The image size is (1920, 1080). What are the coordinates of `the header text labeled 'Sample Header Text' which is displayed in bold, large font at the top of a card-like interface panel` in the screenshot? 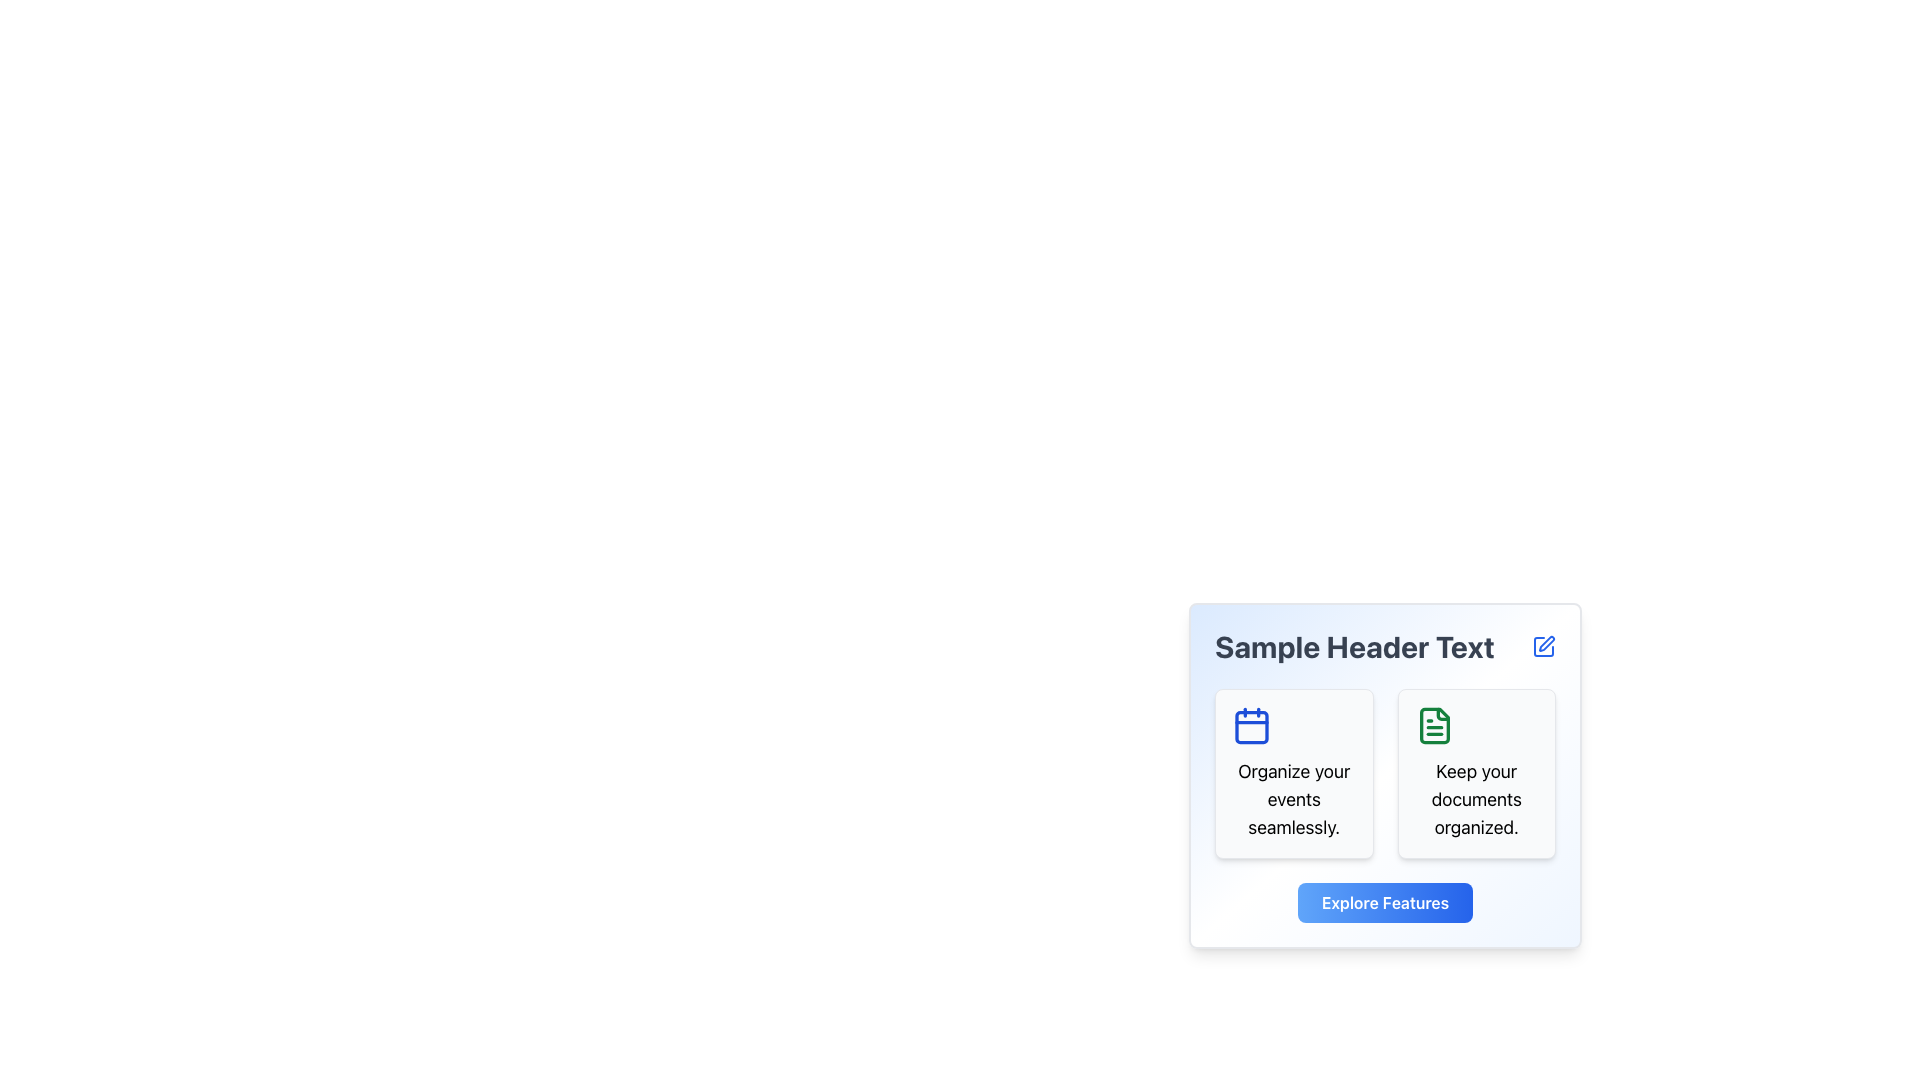 It's located at (1384, 647).